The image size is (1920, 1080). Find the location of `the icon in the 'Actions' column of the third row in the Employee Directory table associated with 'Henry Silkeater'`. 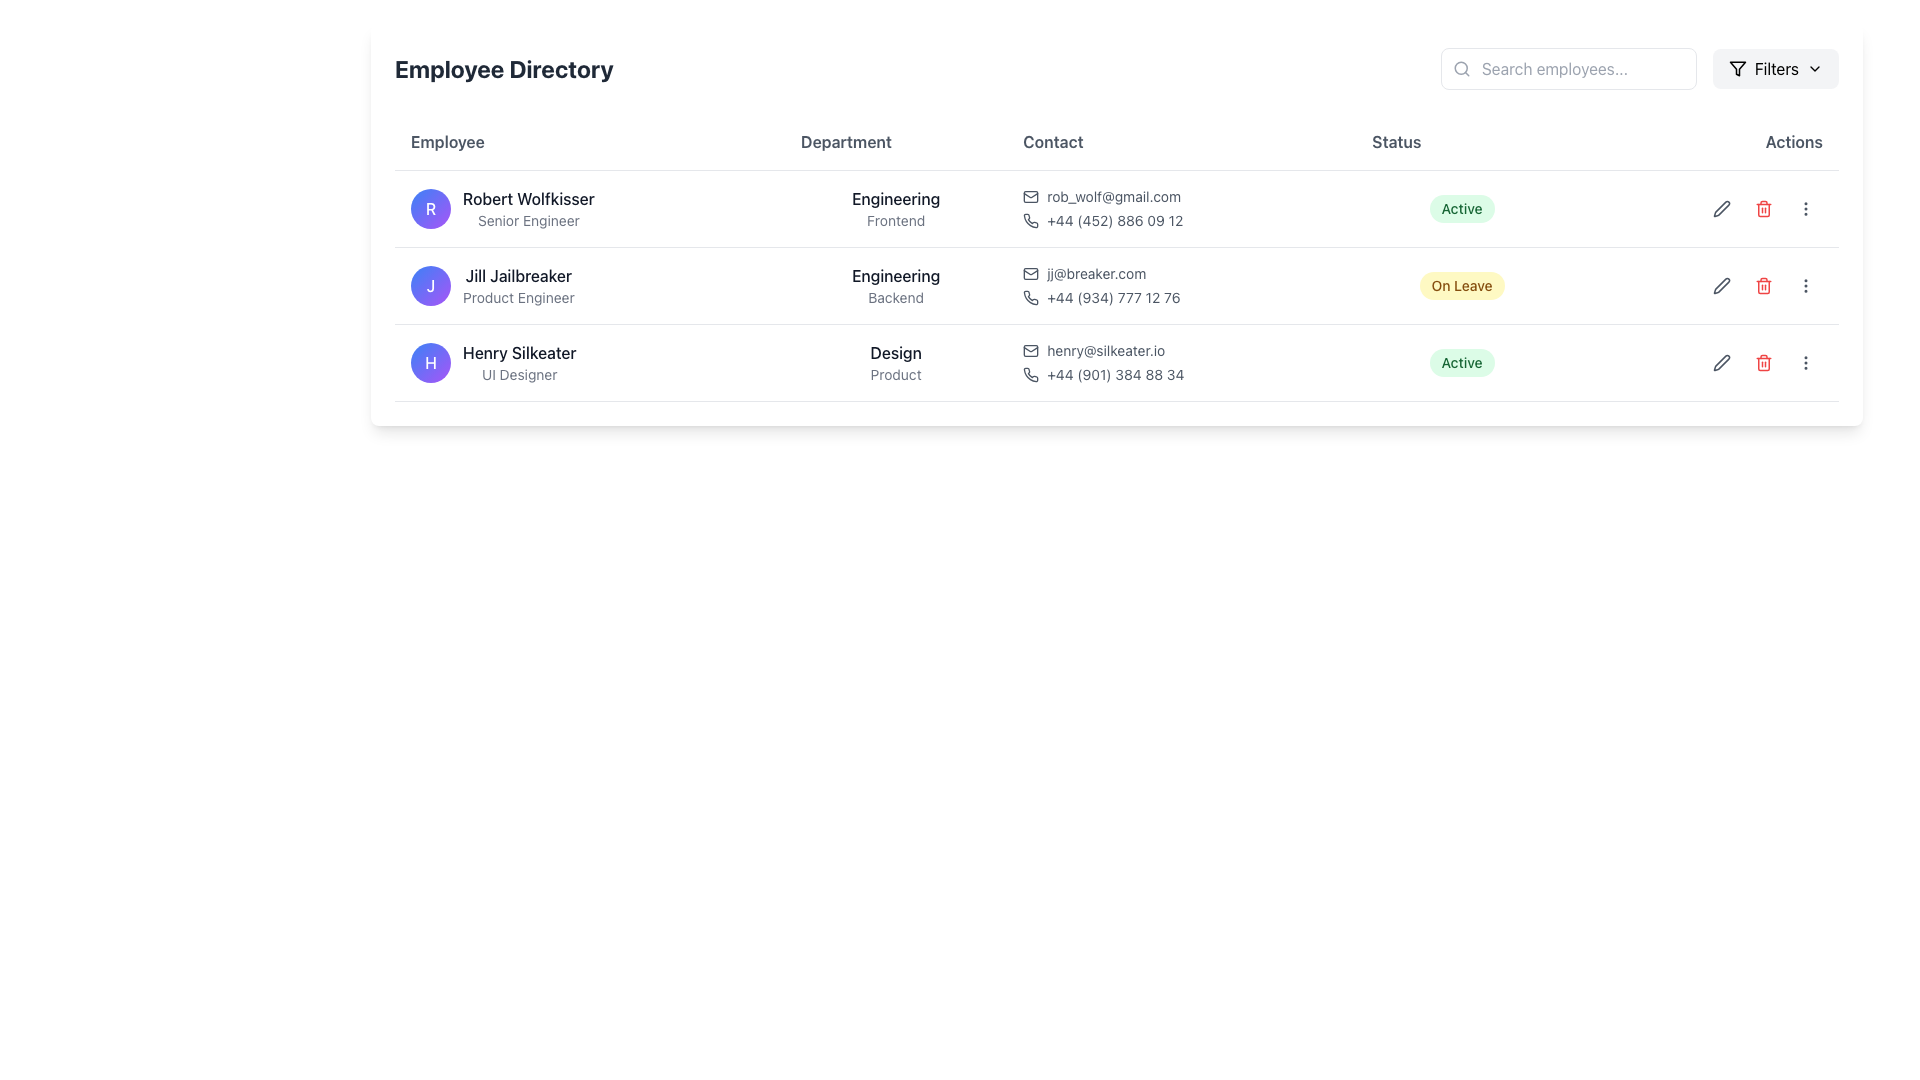

the icon in the 'Actions' column of the third row in the Employee Directory table associated with 'Henry Silkeater' is located at coordinates (1805, 362).